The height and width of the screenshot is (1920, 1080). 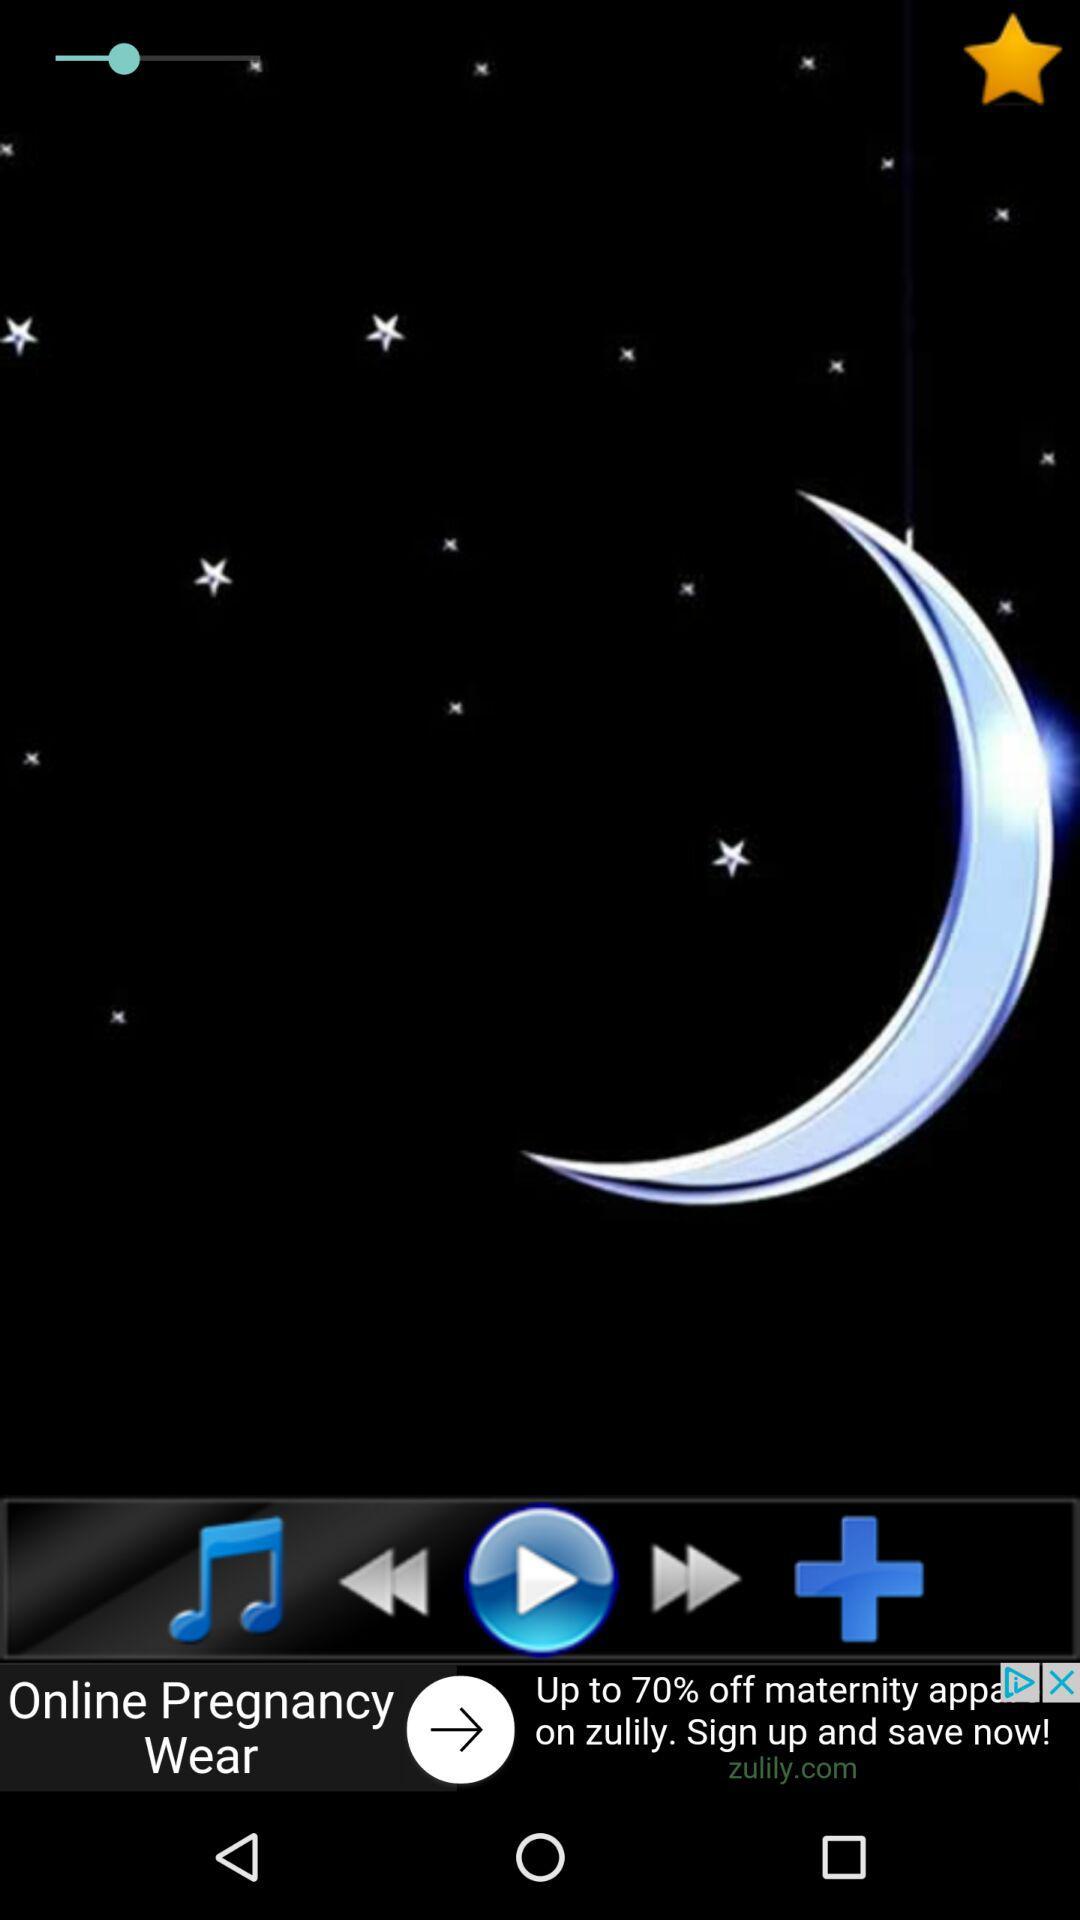 What do you see at coordinates (371, 1577) in the screenshot?
I see `the av_rewind icon` at bounding box center [371, 1577].